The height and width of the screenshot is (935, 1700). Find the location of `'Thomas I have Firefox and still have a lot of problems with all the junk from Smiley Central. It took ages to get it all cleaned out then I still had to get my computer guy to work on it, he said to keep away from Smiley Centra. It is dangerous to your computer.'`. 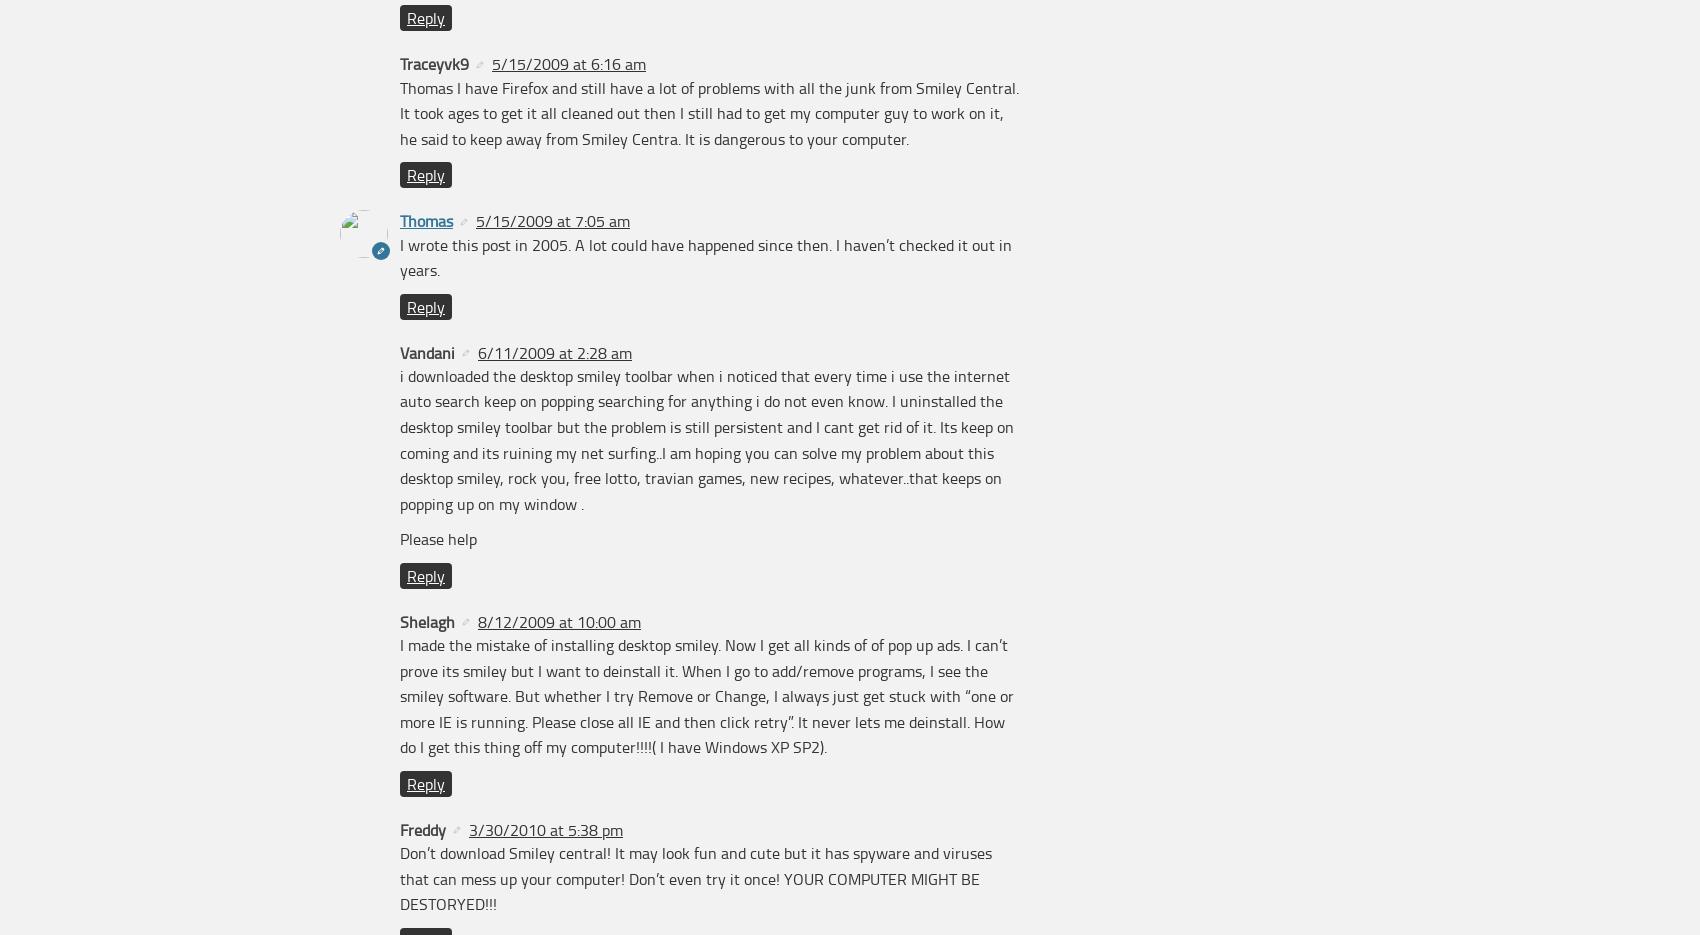

'Thomas I have Firefox and still have a lot of problems with all the junk from Smiley Central. It took ages to get it all cleaned out then I still had to get my computer guy to work on it, he said to keep away from Smiley Centra. It is dangerous to your computer.' is located at coordinates (709, 111).